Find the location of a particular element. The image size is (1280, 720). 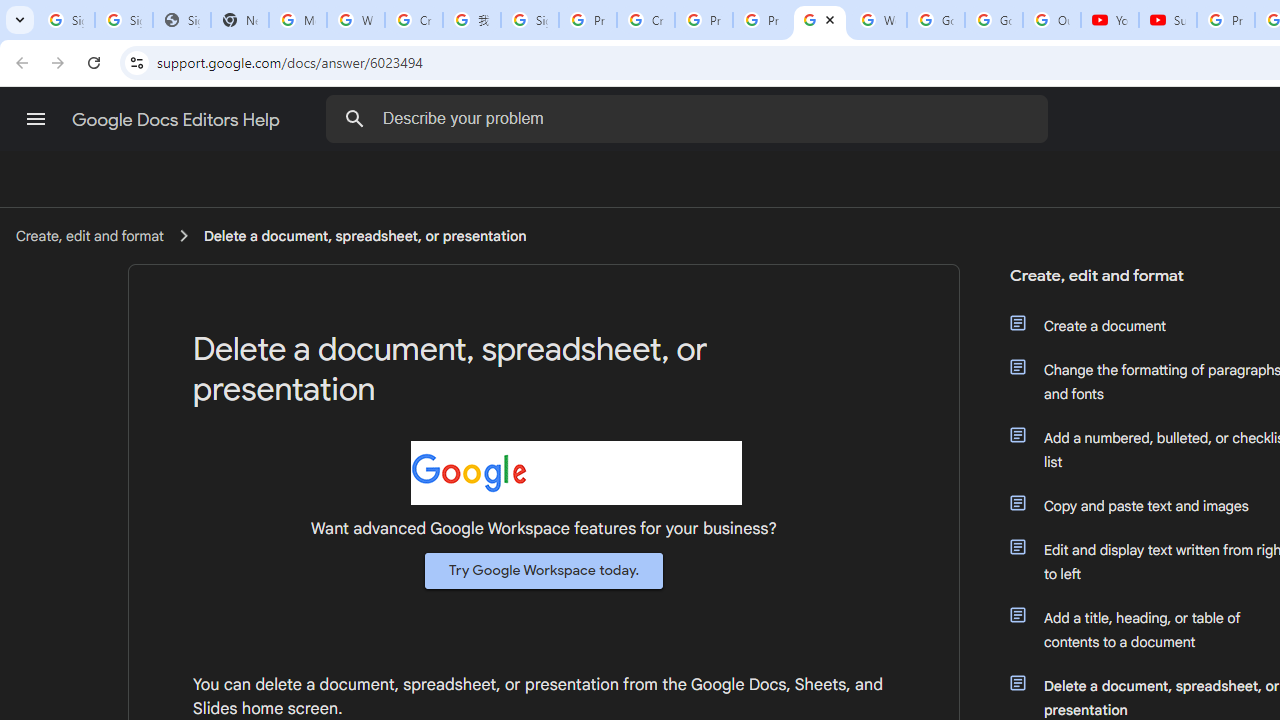

'Create your Google Account' is located at coordinates (413, 20).